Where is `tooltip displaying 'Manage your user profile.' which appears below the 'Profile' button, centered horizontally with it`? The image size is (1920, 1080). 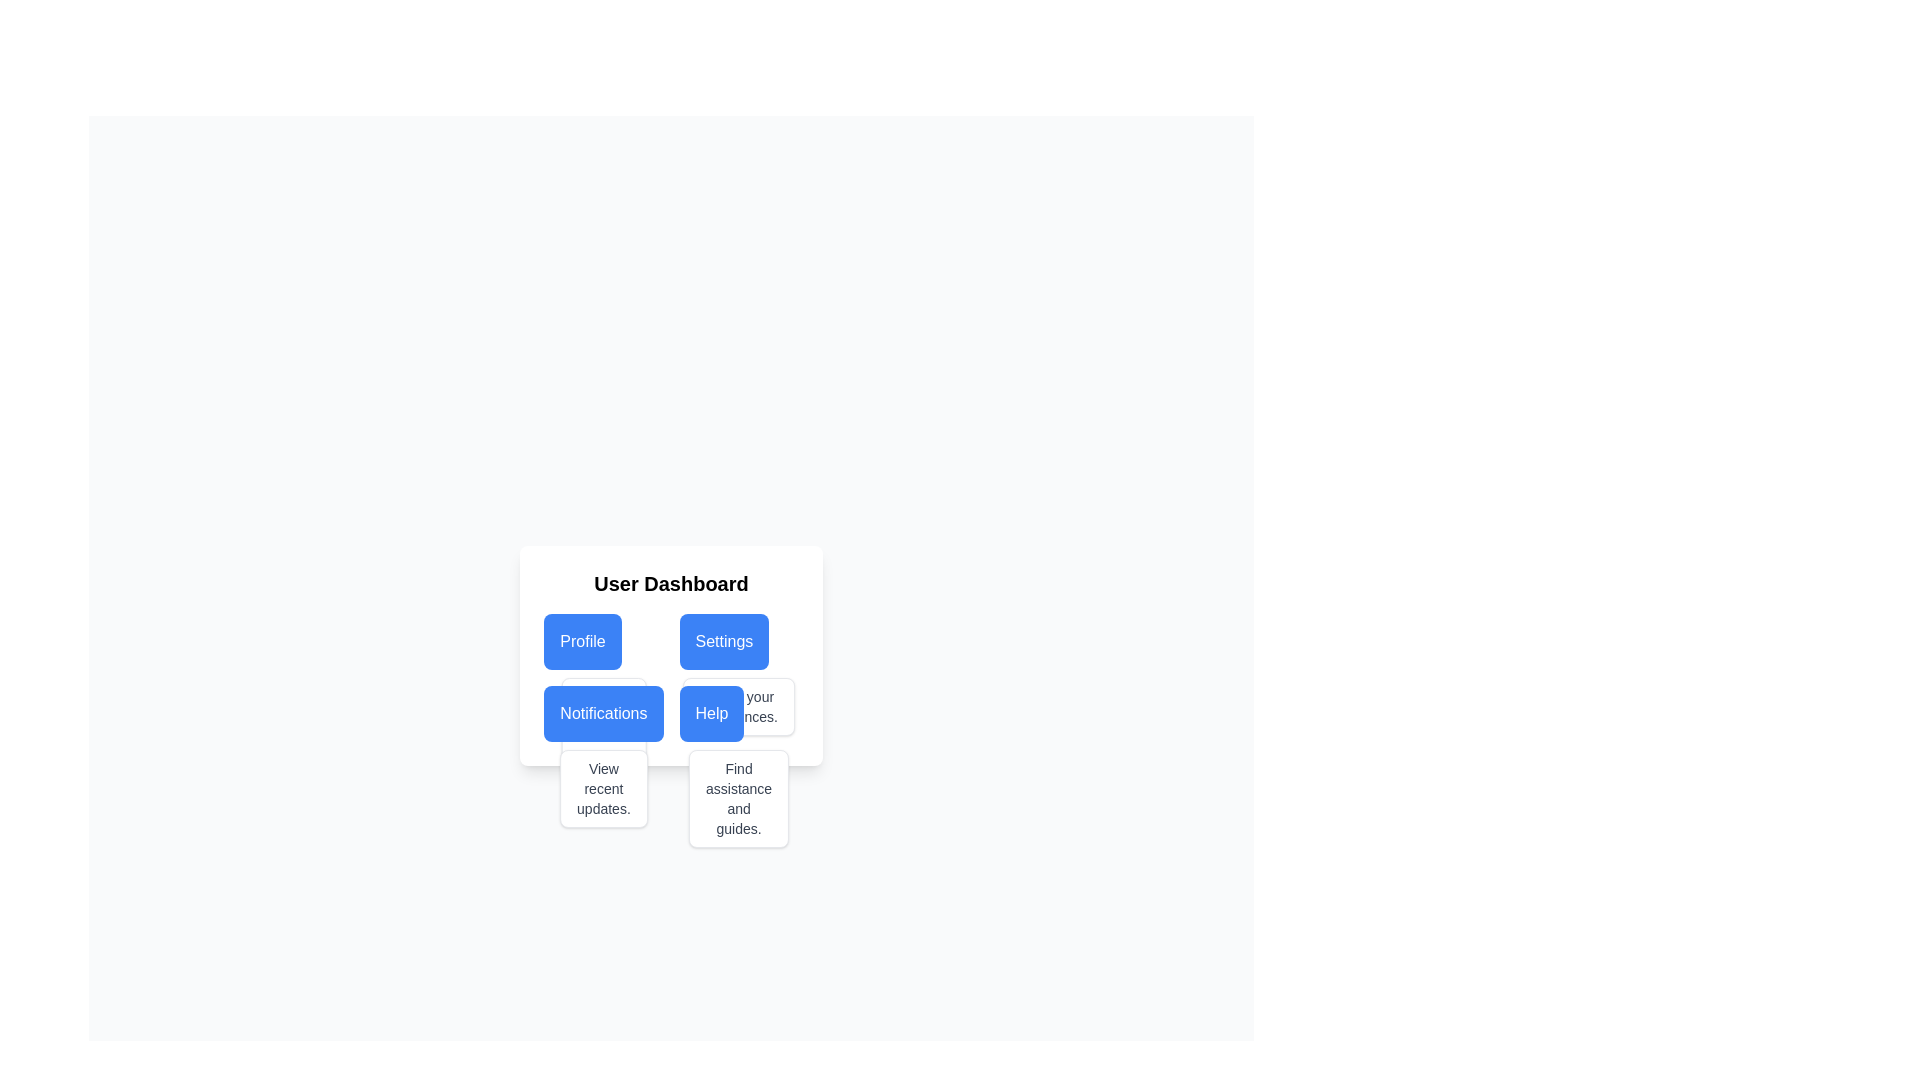
tooltip displaying 'Manage your user profile.' which appears below the 'Profile' button, centered horizontally with it is located at coordinates (602, 726).